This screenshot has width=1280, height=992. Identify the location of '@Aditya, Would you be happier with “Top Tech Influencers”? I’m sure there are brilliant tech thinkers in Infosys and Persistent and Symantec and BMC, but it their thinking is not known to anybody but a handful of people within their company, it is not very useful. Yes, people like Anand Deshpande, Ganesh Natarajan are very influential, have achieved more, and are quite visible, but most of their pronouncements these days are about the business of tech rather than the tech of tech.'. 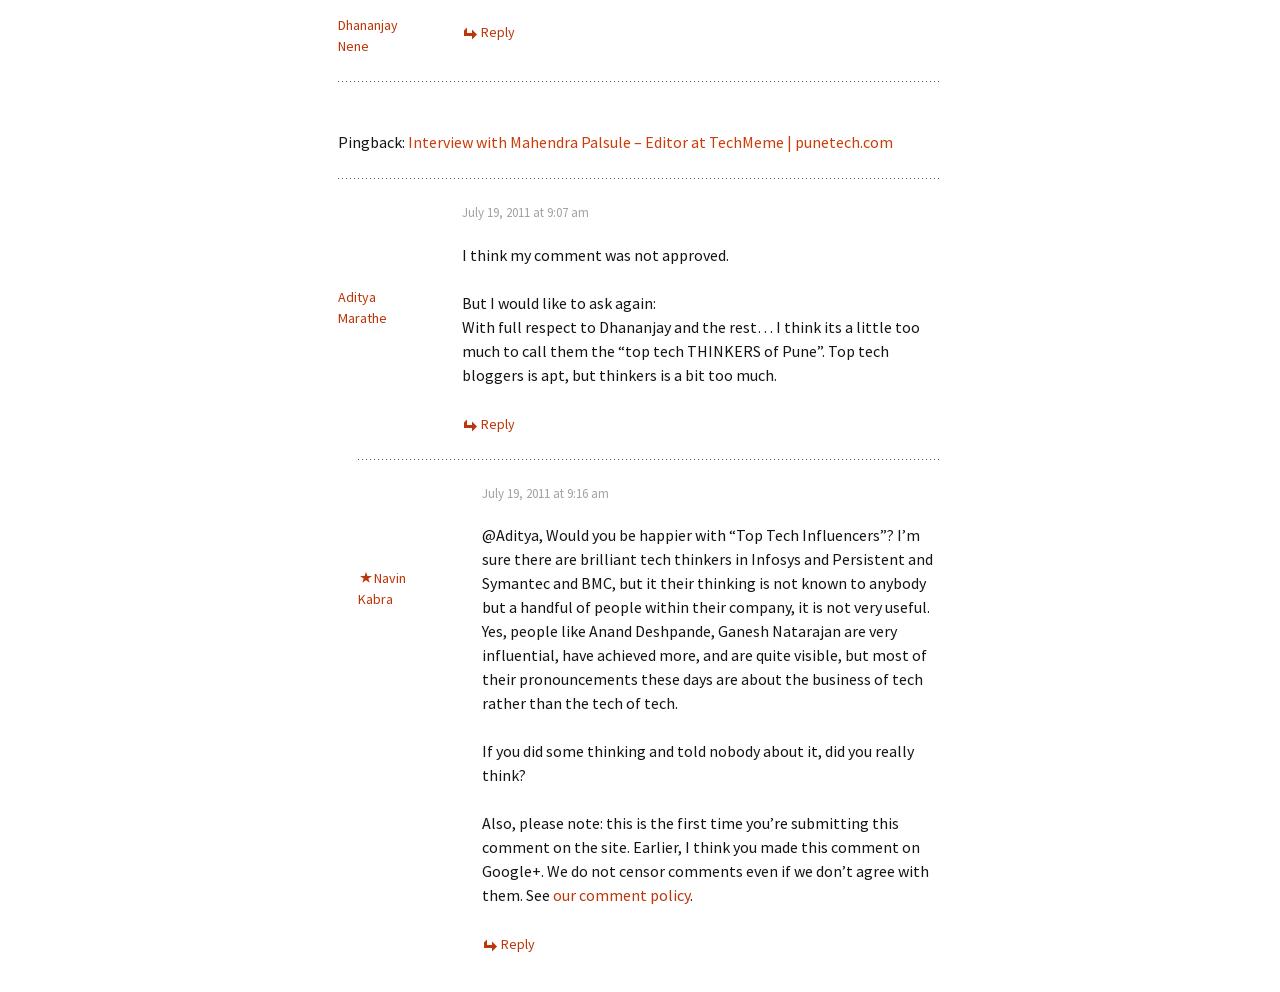
(707, 618).